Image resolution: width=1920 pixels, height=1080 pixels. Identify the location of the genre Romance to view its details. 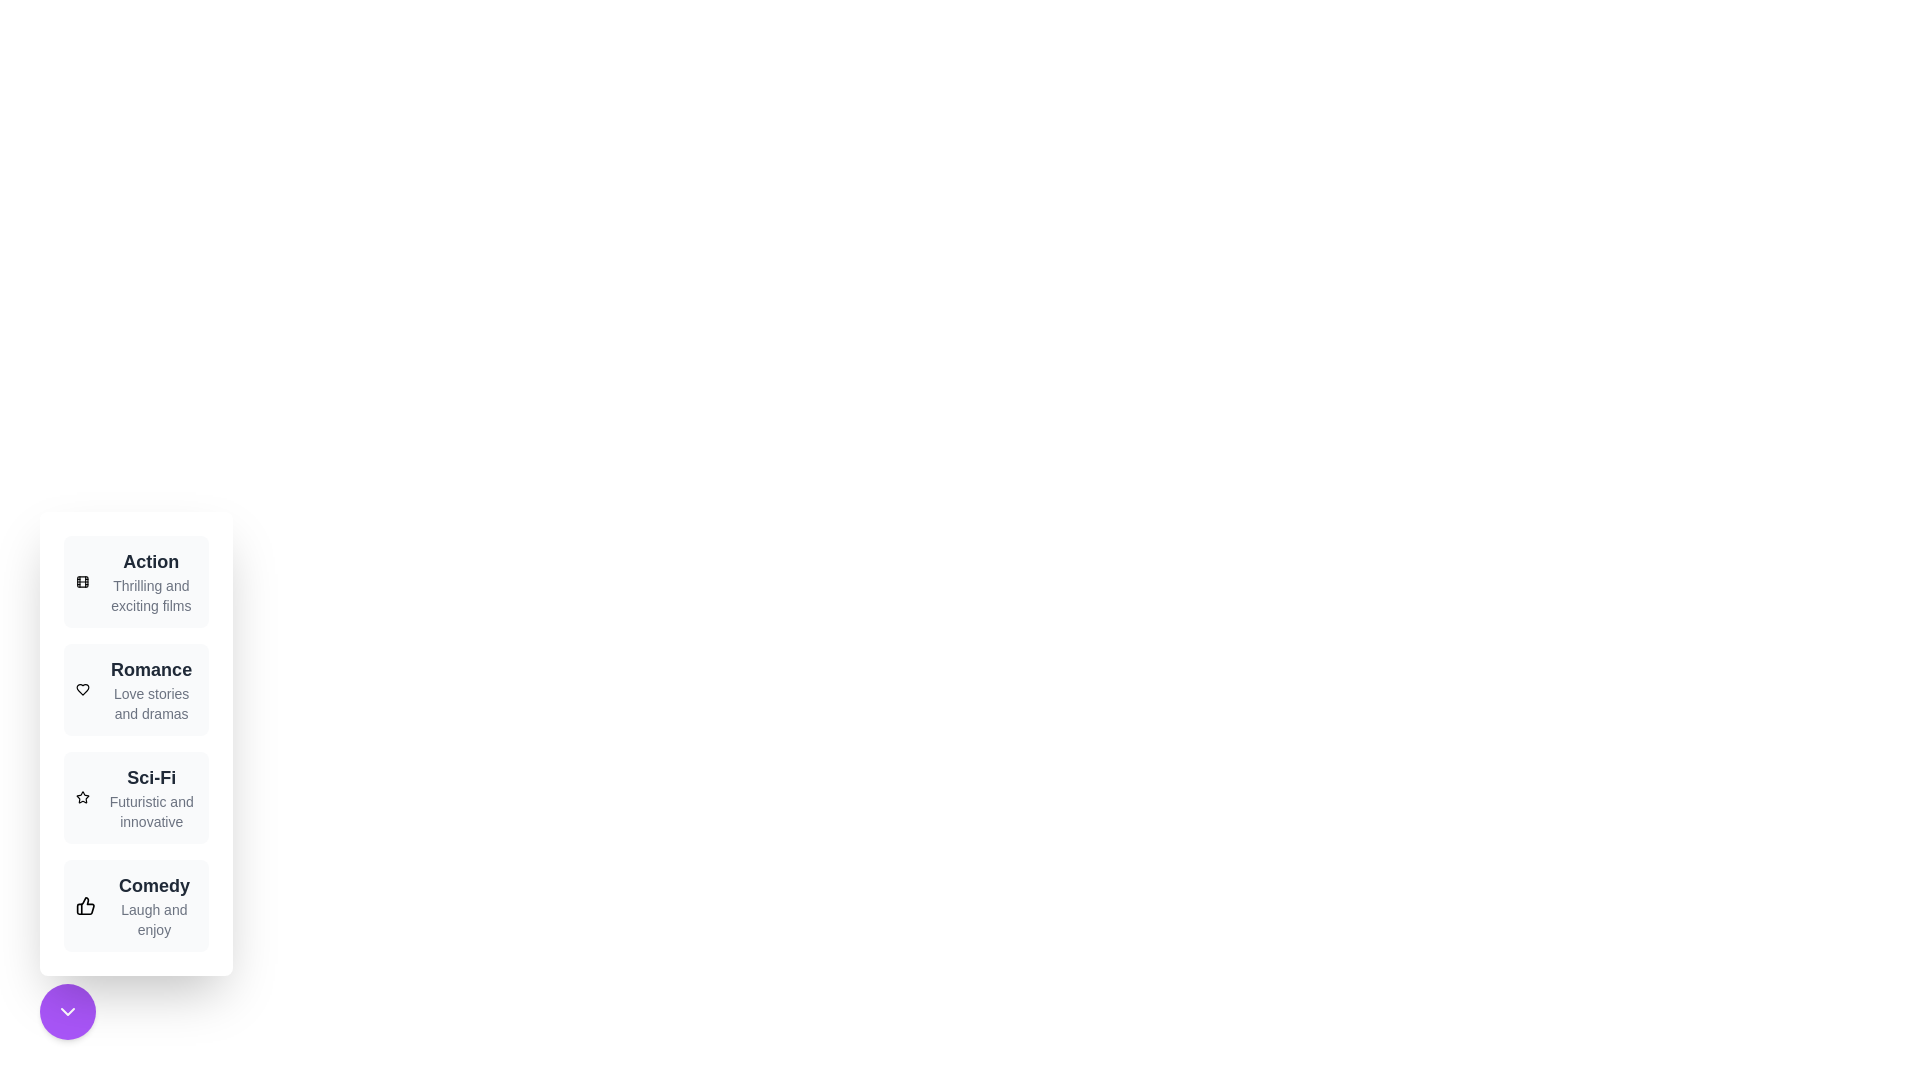
(134, 689).